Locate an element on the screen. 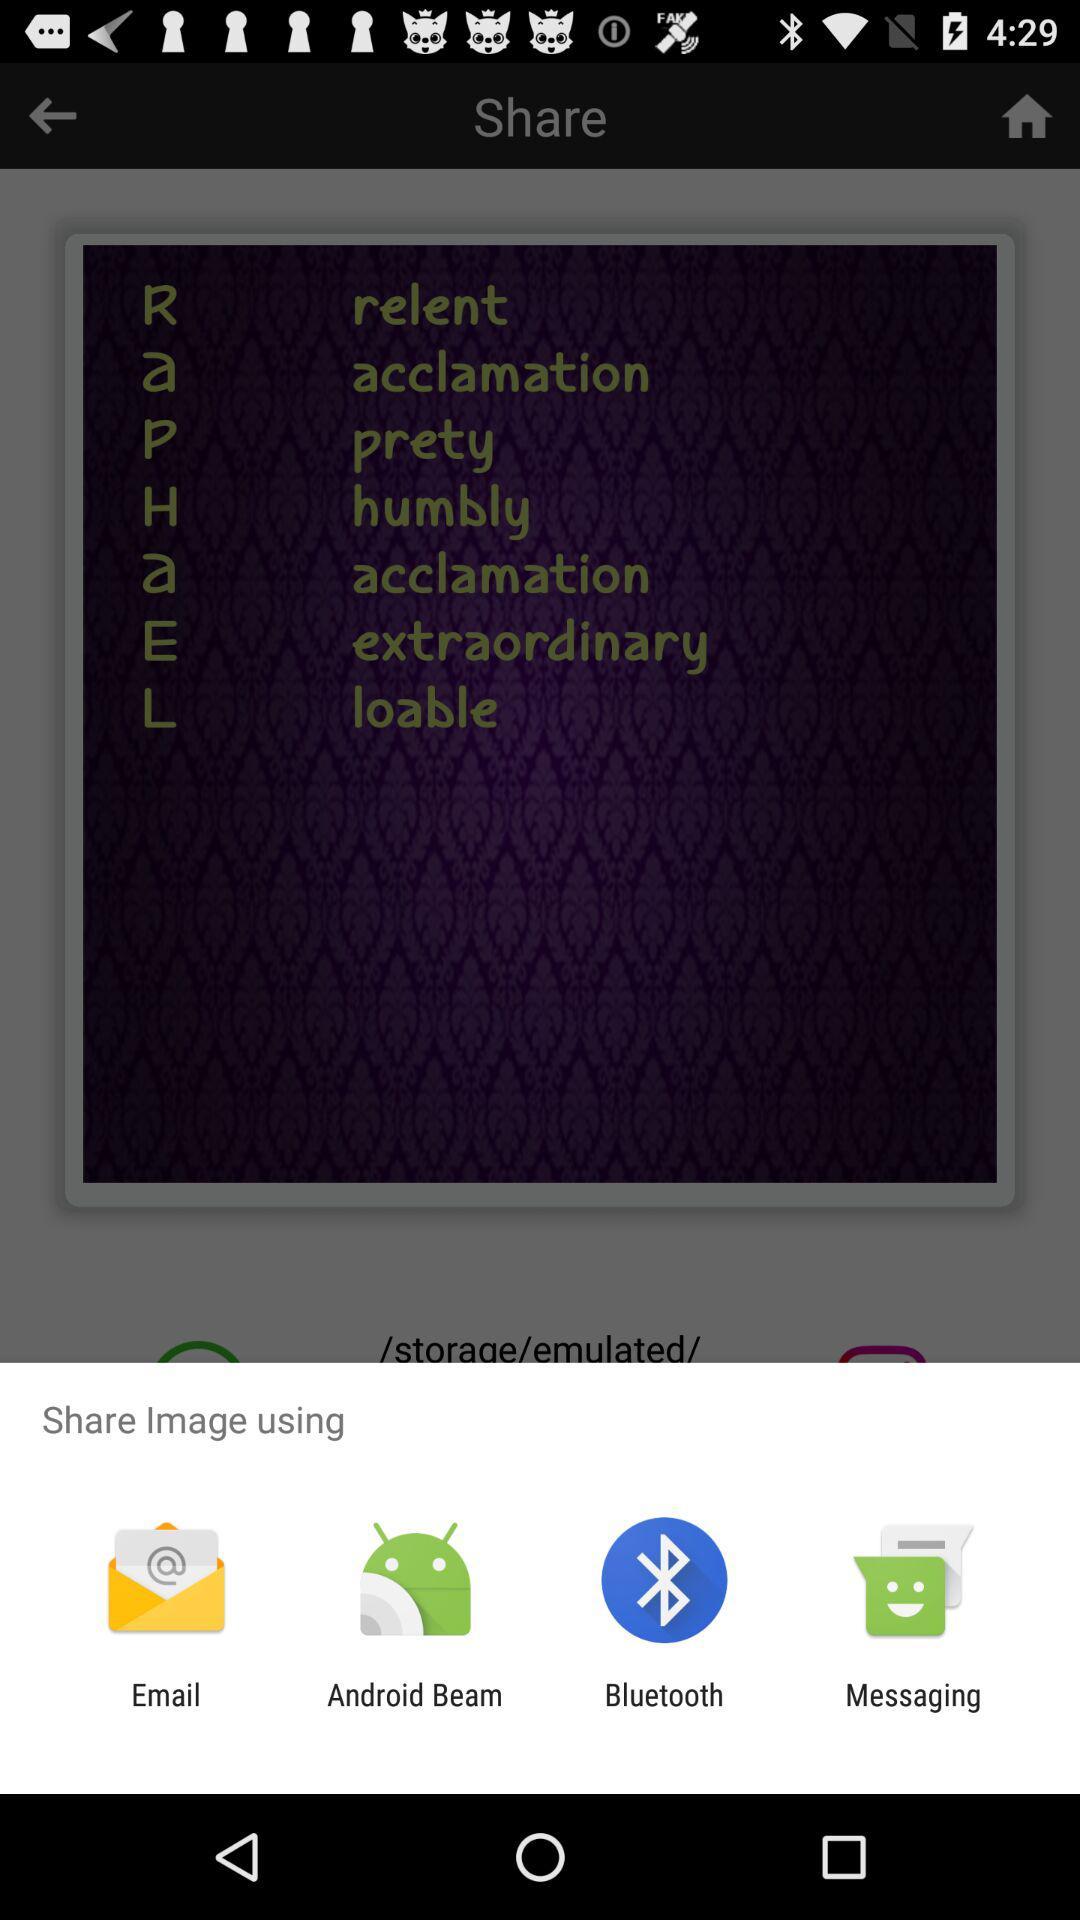 Image resolution: width=1080 pixels, height=1920 pixels. item next to email item is located at coordinates (414, 1711).